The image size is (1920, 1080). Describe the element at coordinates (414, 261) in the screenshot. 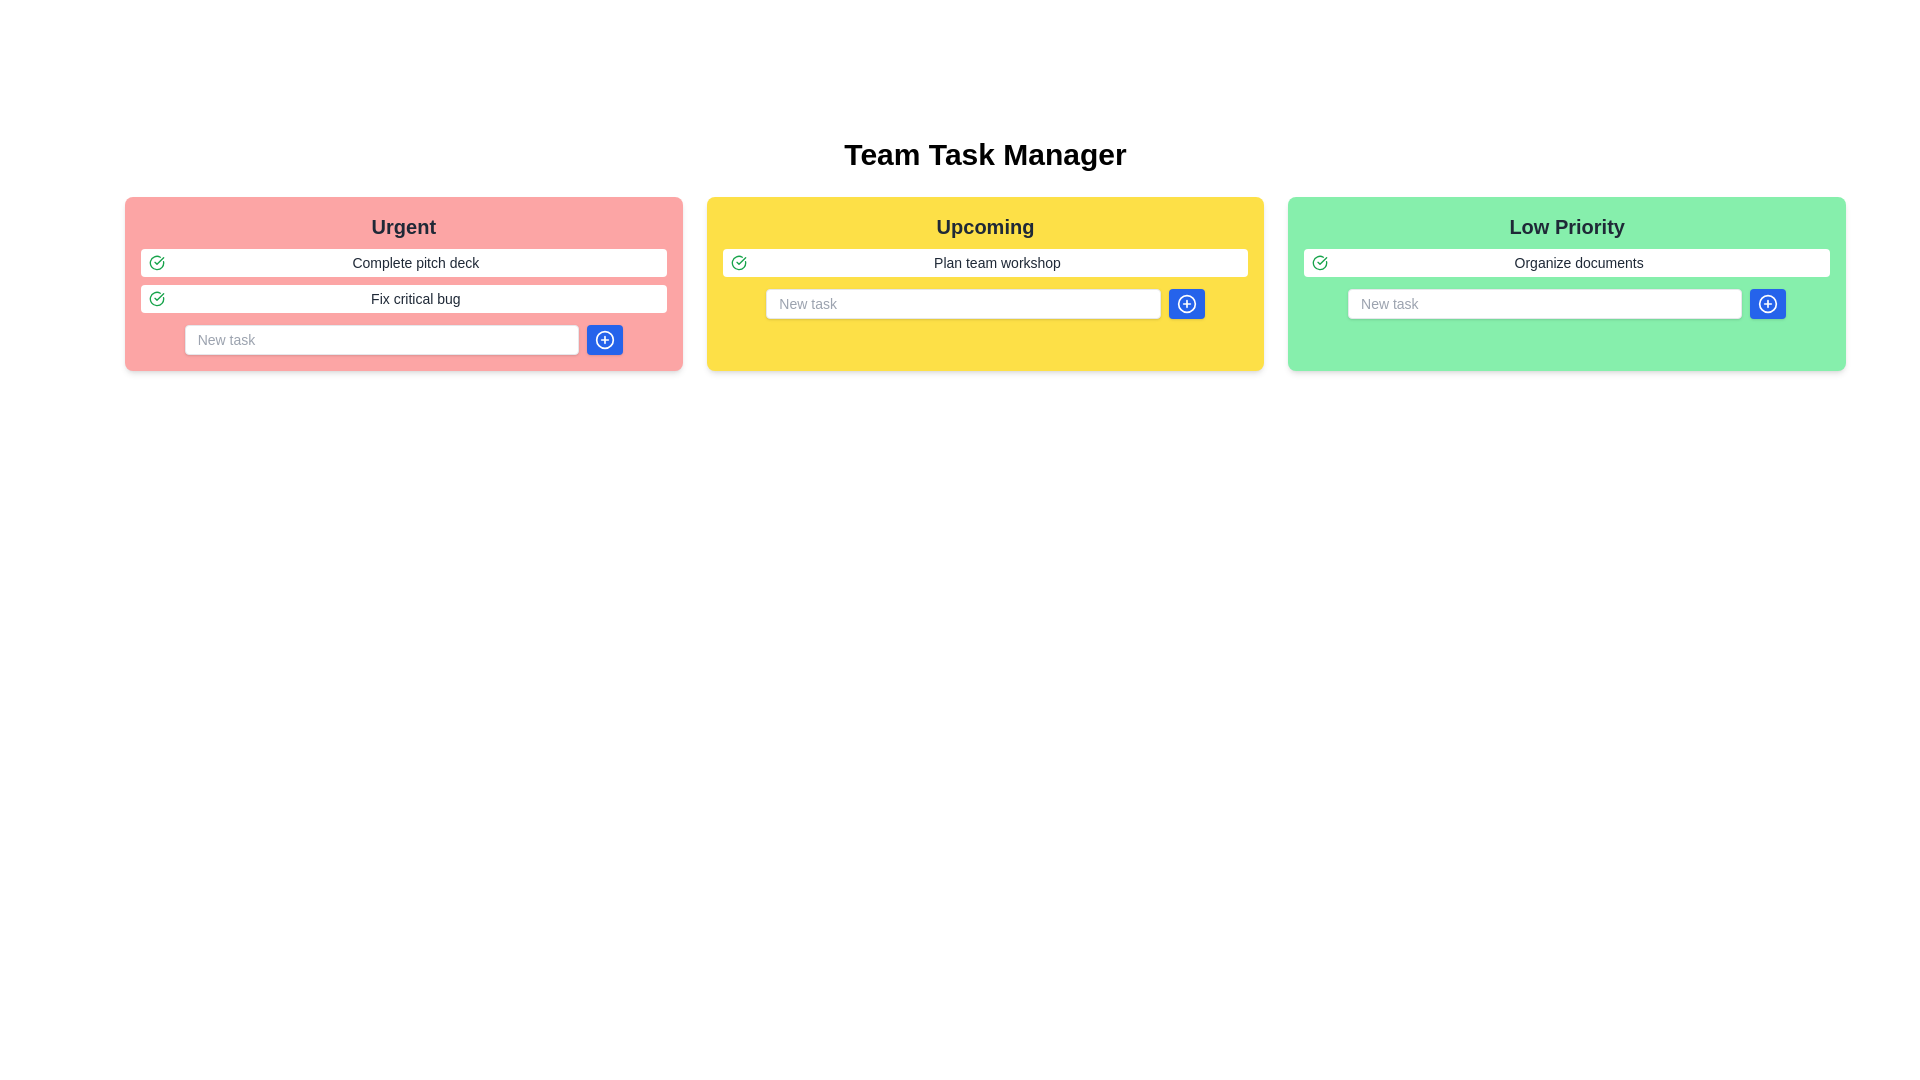

I see `the 'Urgent' task name label, which is the second row of text entries under the 'Urgent' heading in the to-do list` at that location.